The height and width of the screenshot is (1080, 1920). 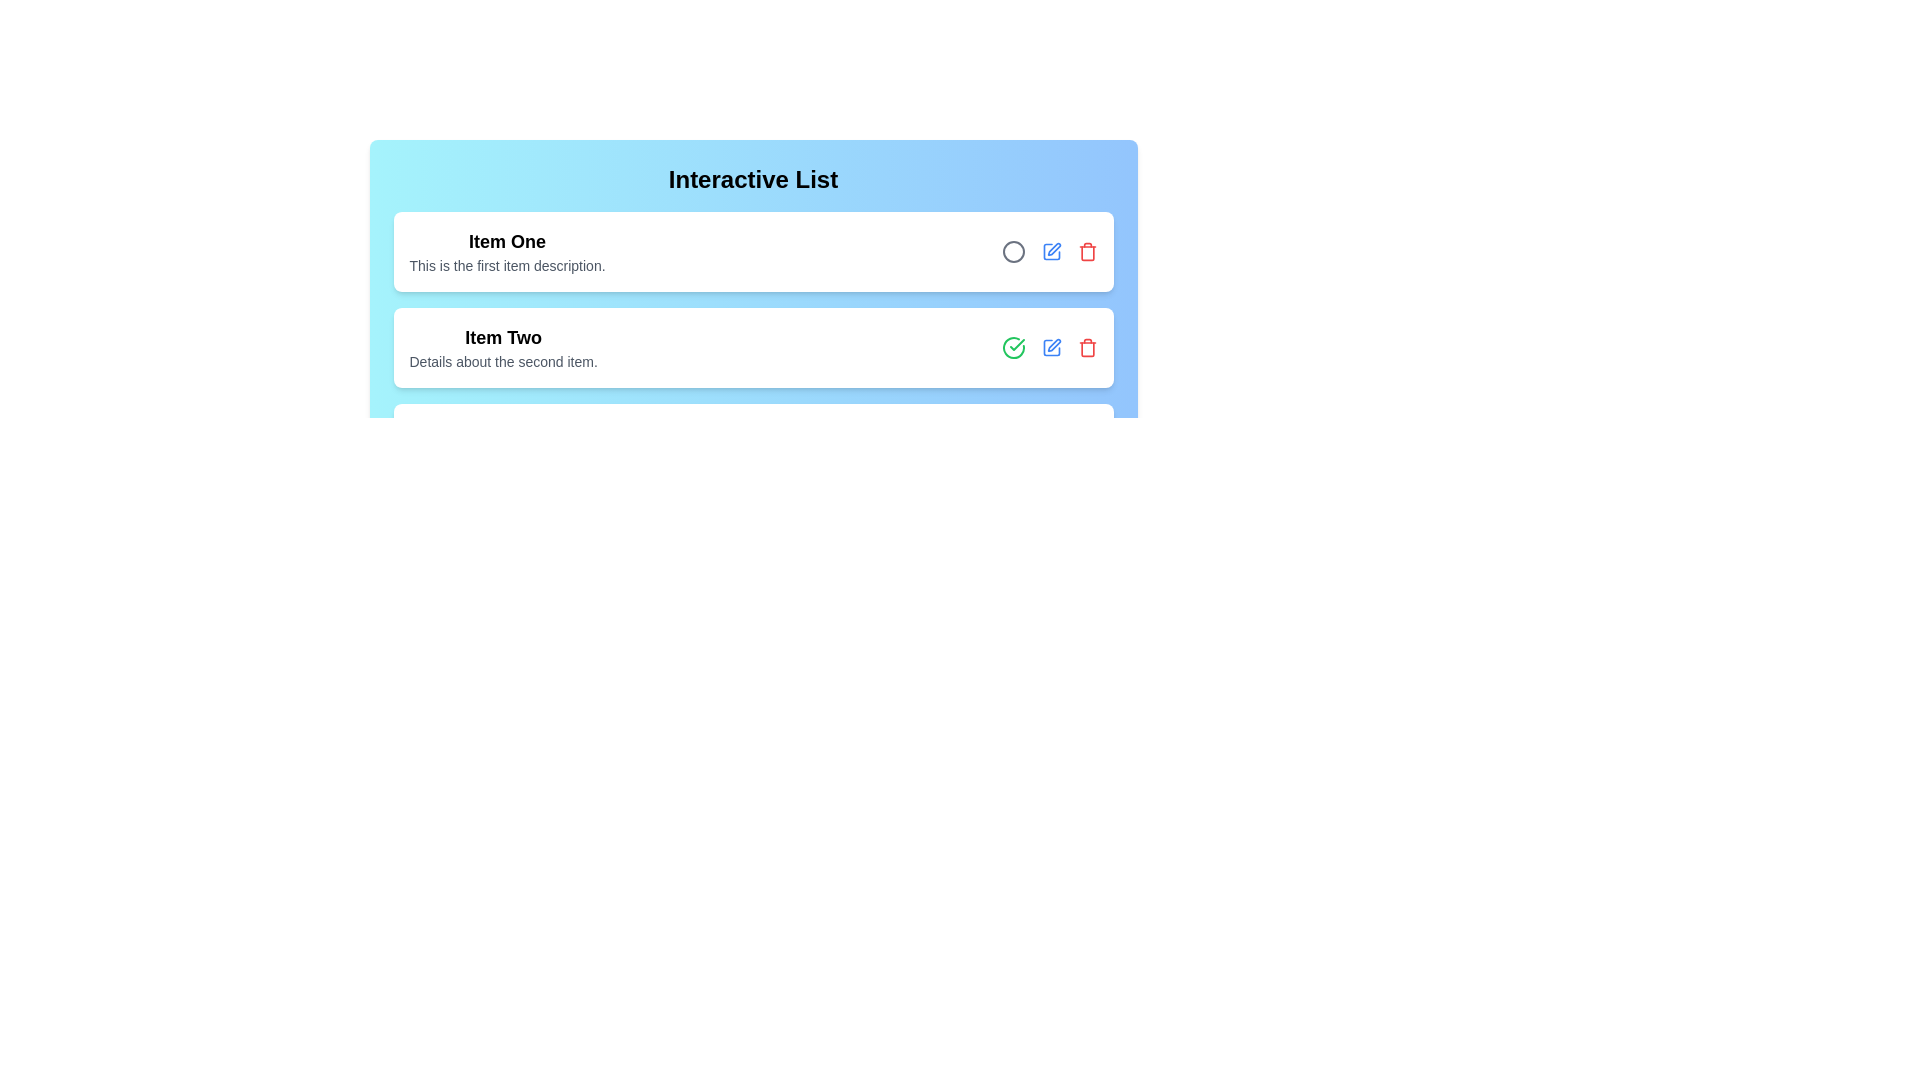 I want to click on edit icon for the item Item Two to edit its details, so click(x=1050, y=346).